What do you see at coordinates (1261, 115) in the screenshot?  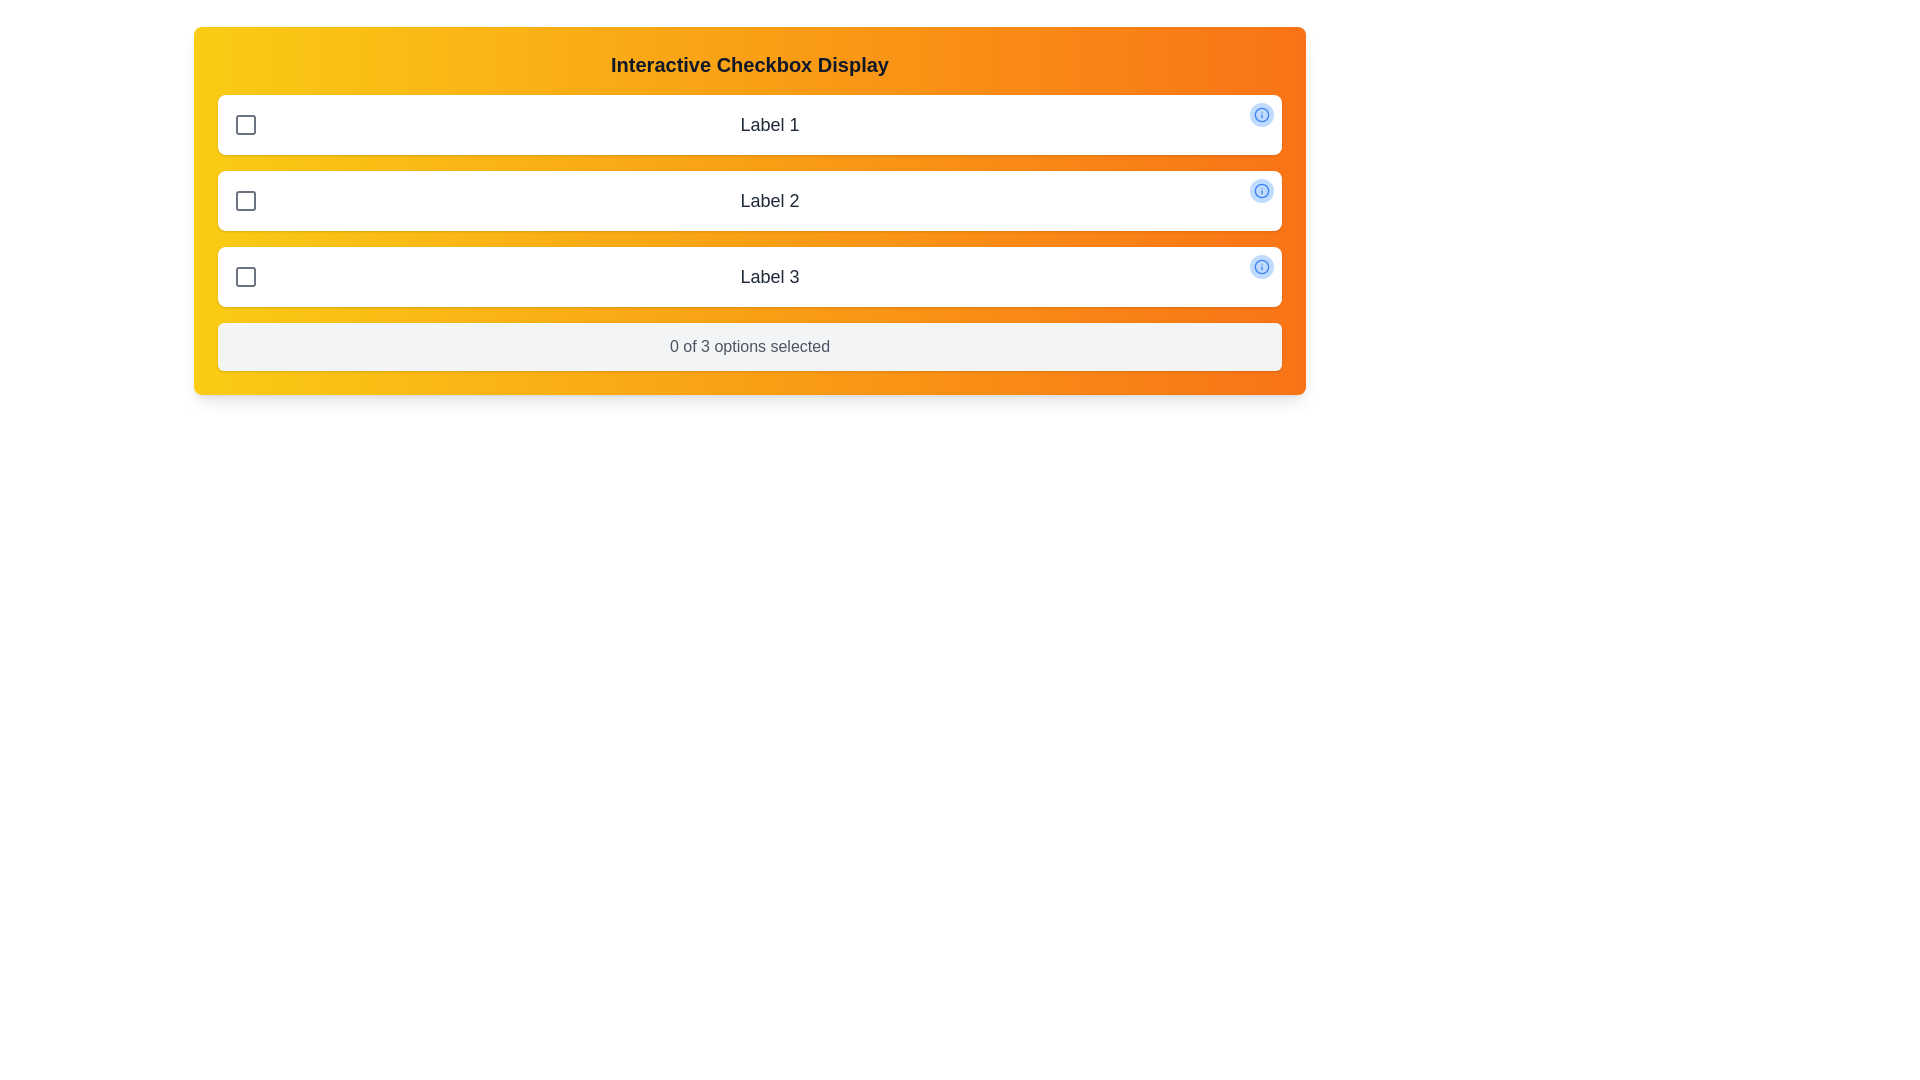 I see `the information icon for option 1` at bounding box center [1261, 115].